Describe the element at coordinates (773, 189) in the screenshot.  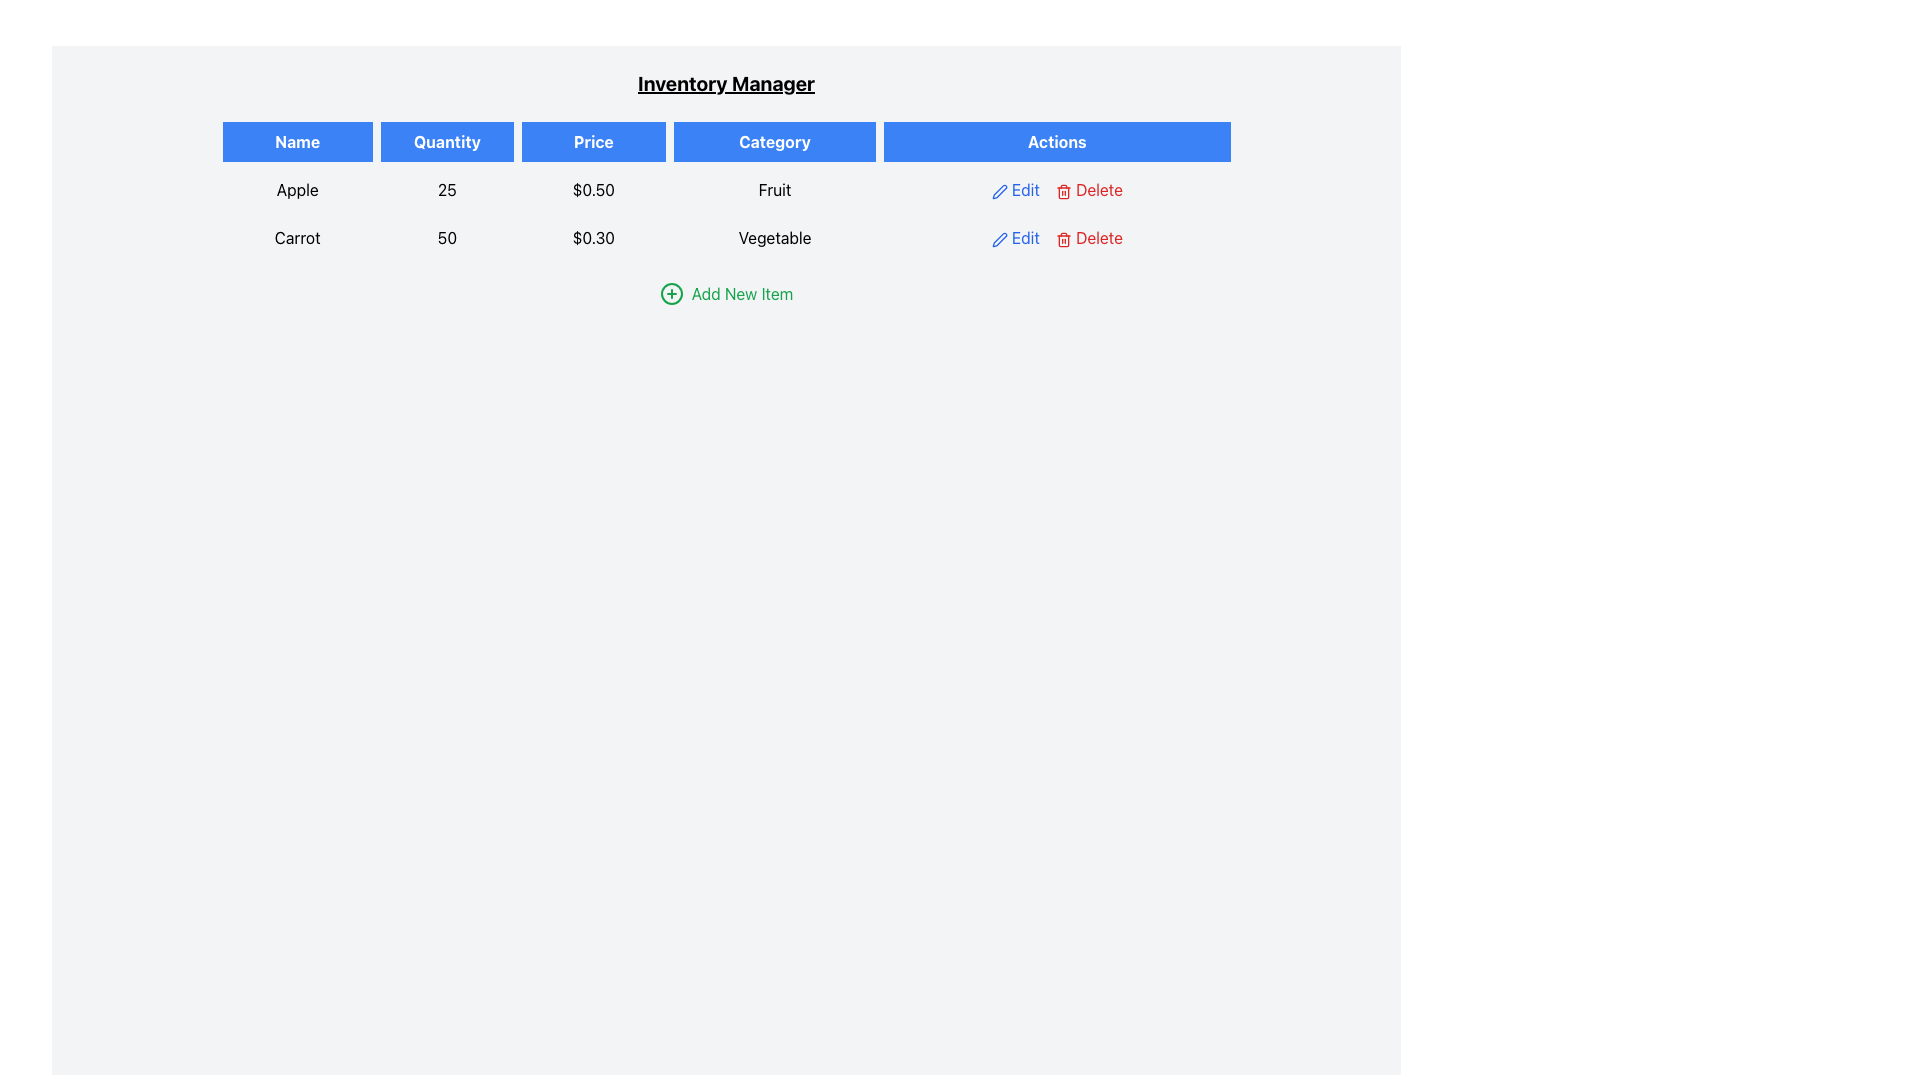
I see `the 'Fruit' Label in the Inventory Manager interface, which is located in the third column of the first row under the 'Category' heading` at that location.